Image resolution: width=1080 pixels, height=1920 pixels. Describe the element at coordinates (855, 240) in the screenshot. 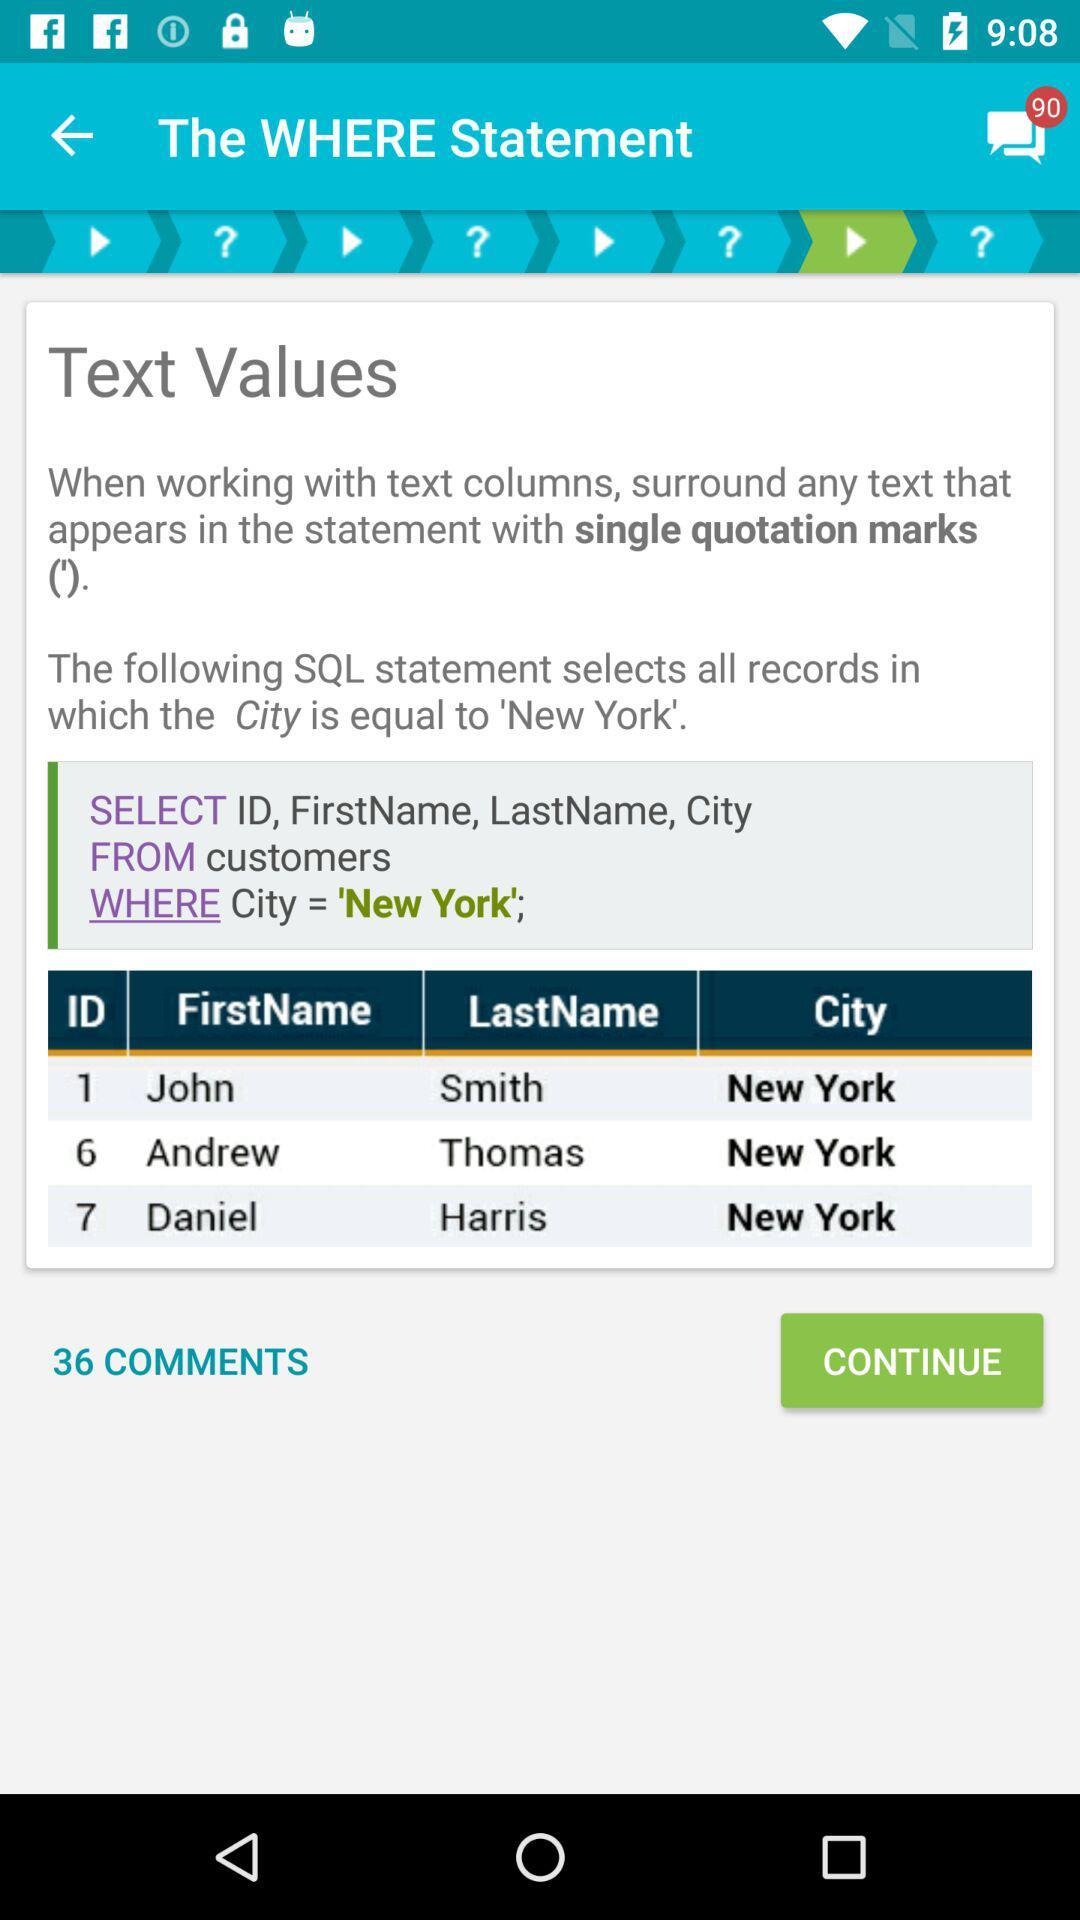

I see `next area` at that location.